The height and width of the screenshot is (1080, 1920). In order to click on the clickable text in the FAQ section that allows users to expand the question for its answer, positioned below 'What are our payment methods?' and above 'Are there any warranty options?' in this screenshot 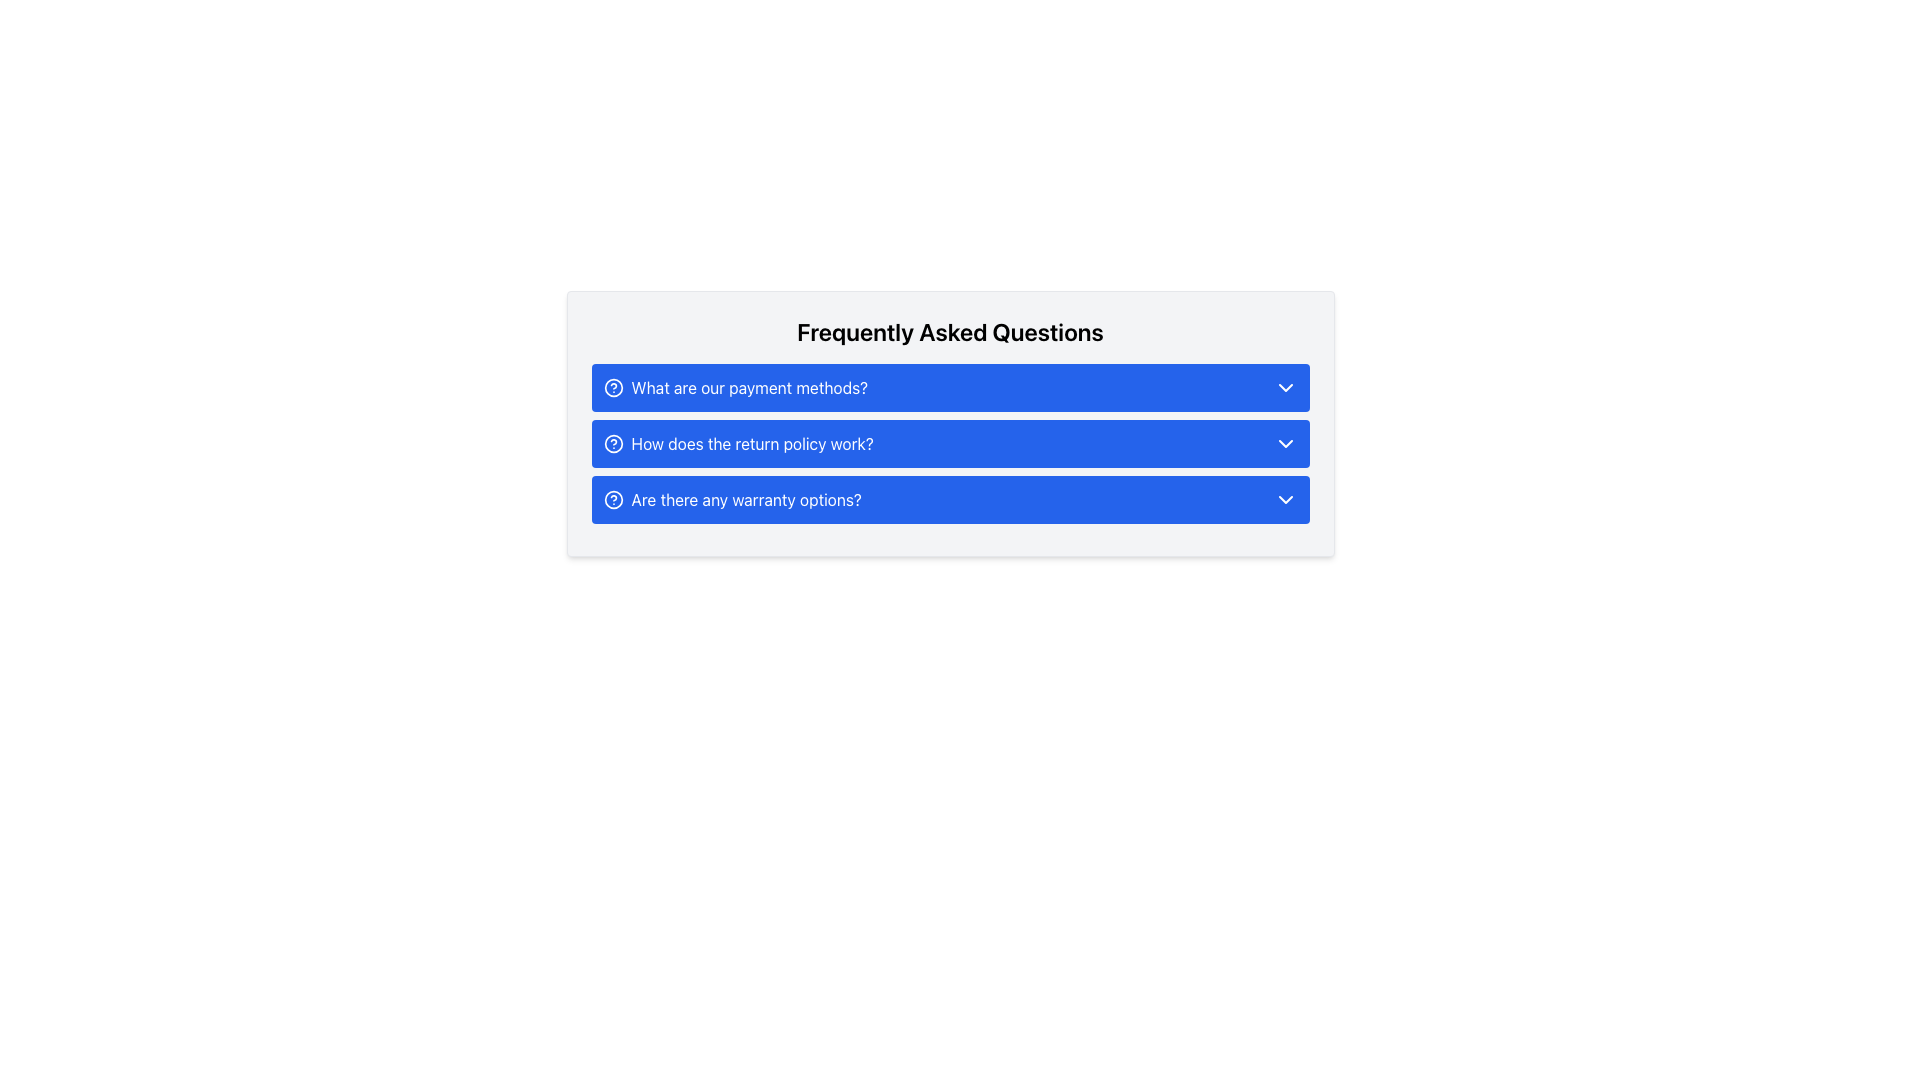, I will do `click(737, 442)`.